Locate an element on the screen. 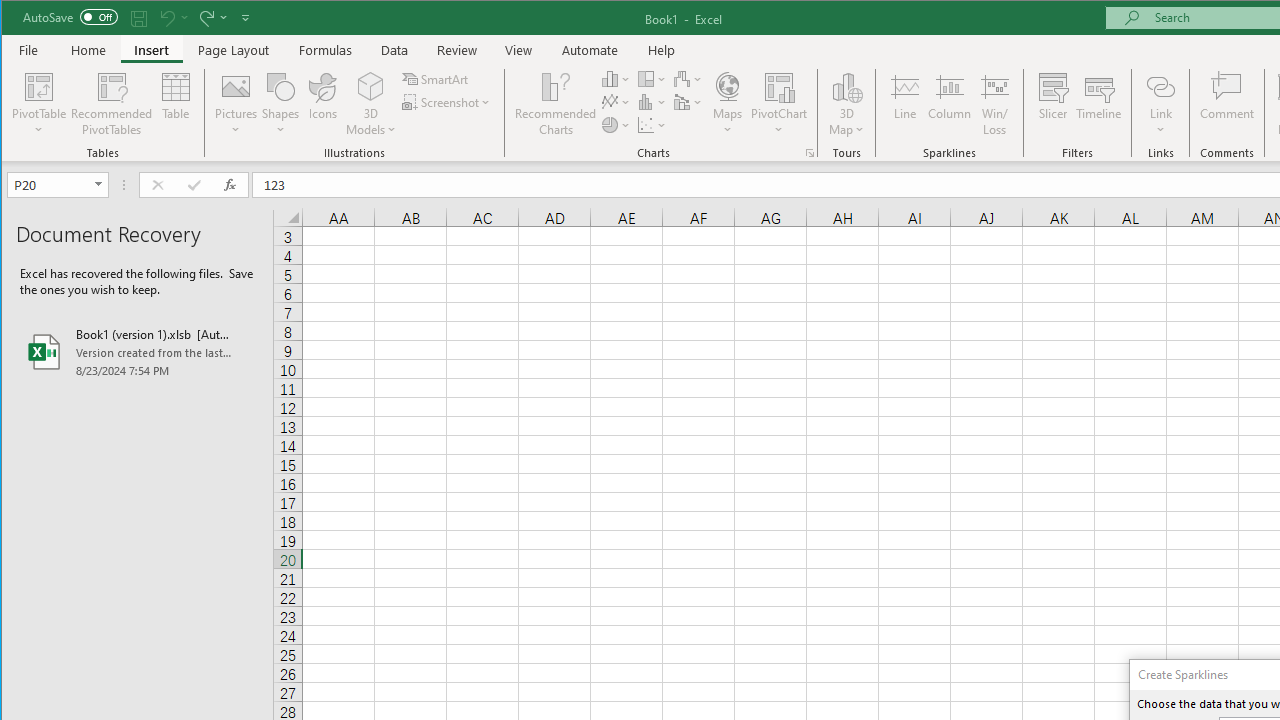  'Column' is located at coordinates (948, 104).